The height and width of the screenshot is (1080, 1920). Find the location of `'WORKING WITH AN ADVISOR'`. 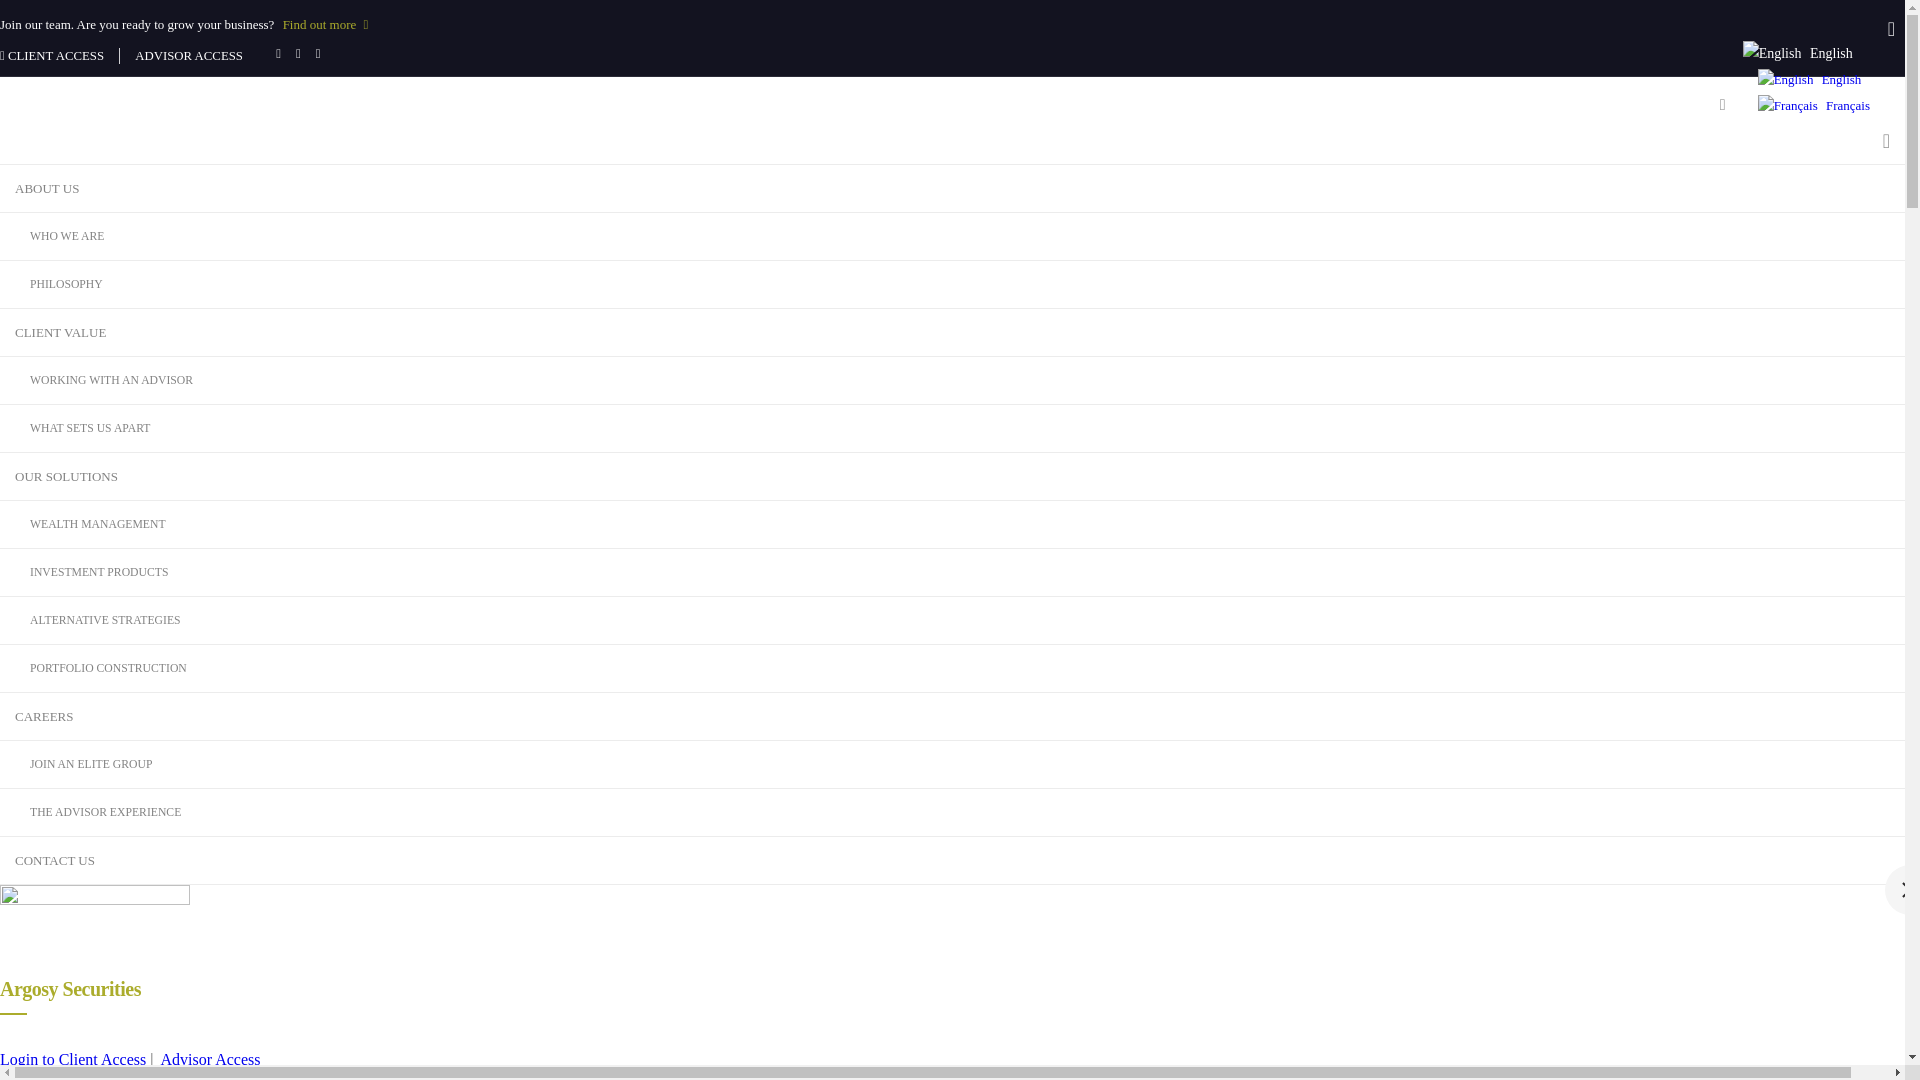

'WORKING WITH AN ADVISOR' is located at coordinates (0, 381).